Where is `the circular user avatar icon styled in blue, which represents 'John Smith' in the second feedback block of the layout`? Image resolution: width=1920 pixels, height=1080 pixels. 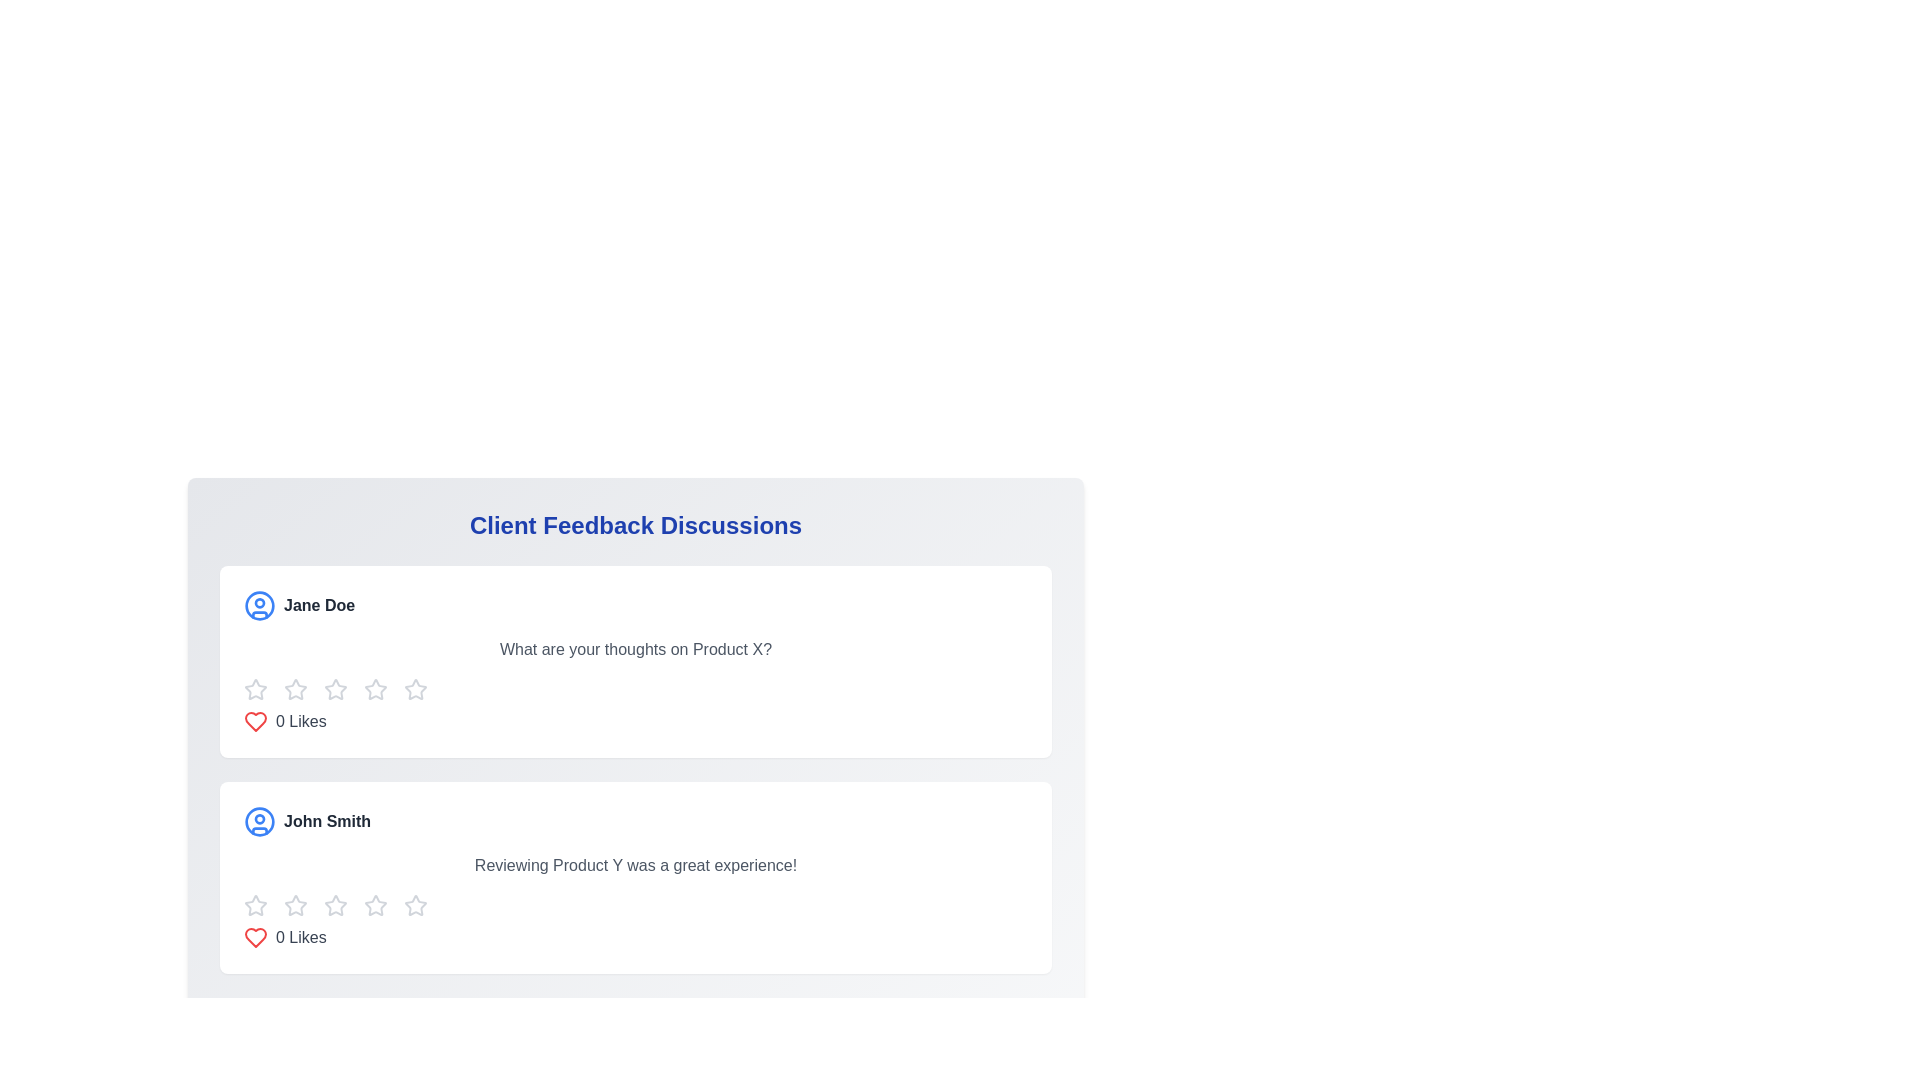 the circular user avatar icon styled in blue, which represents 'John Smith' in the second feedback block of the layout is located at coordinates (258, 821).